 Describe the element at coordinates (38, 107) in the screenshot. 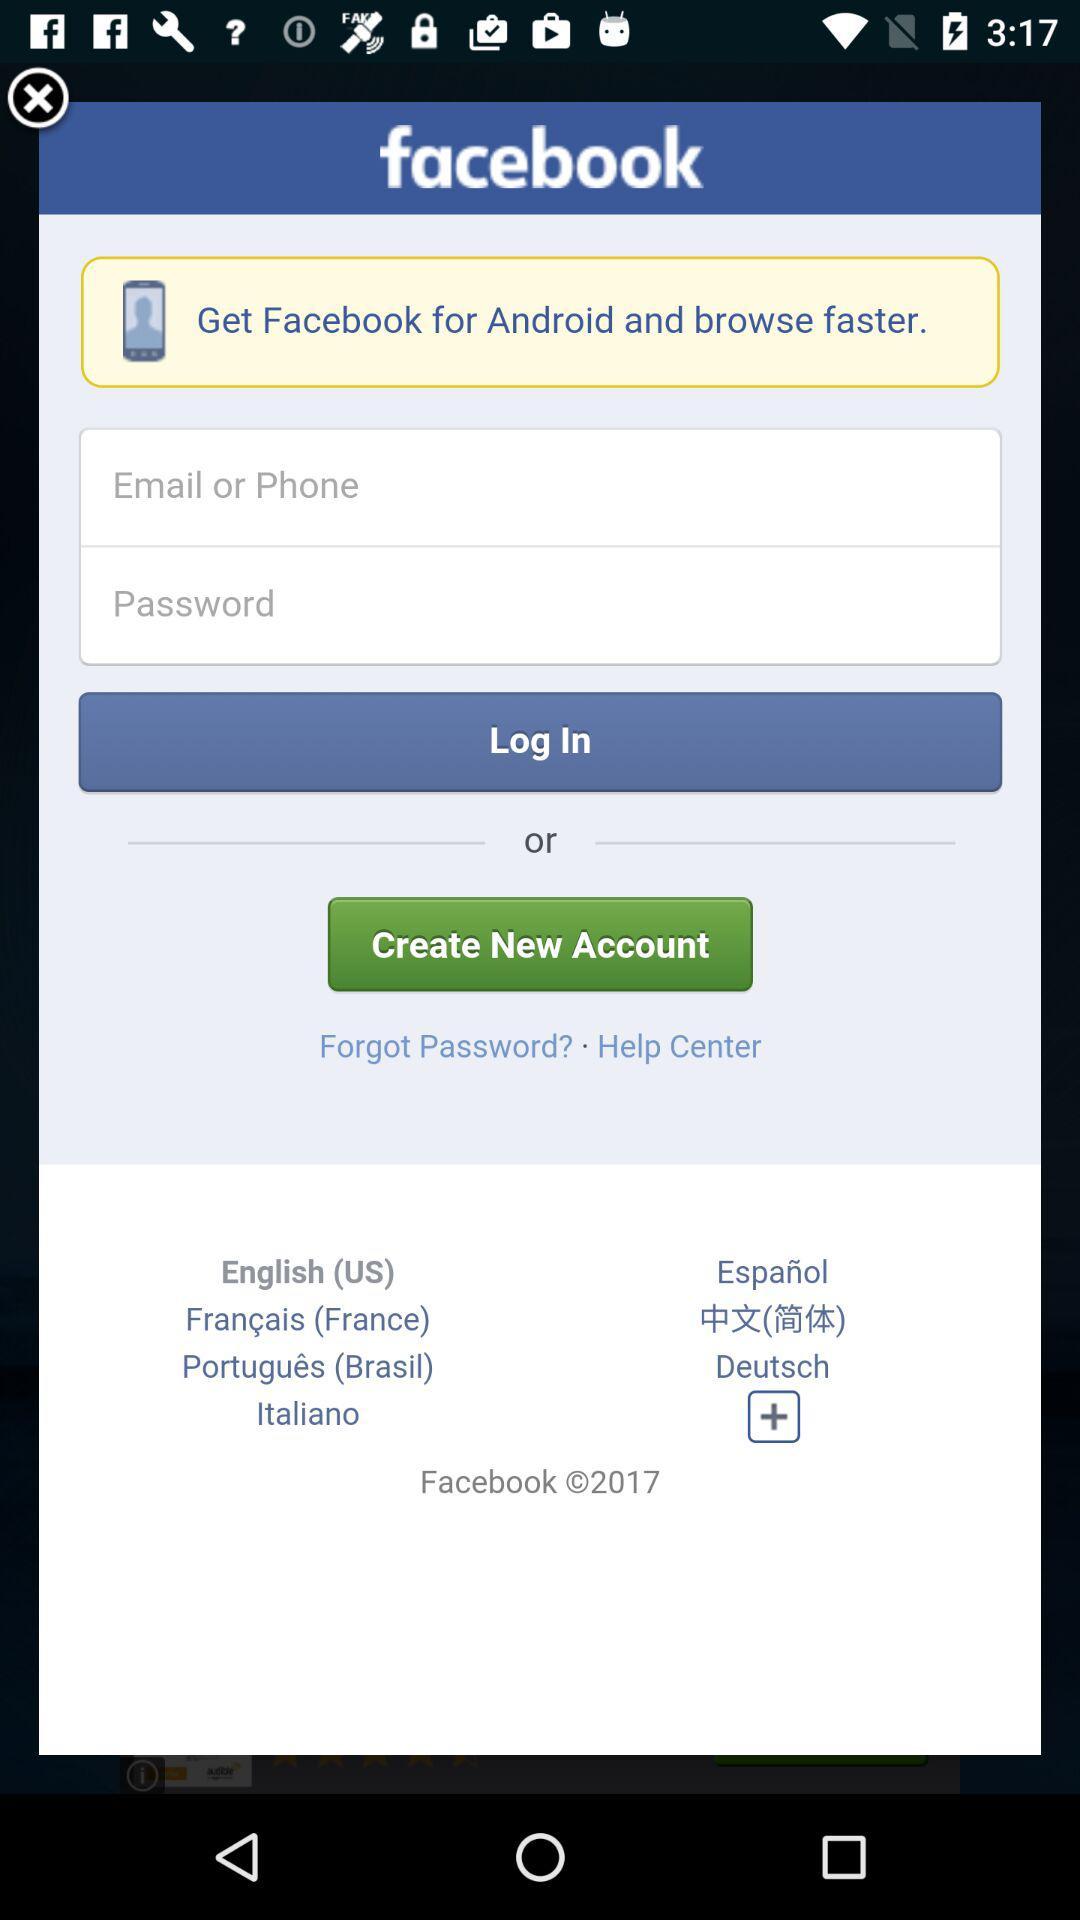

I see `the close icon` at that location.